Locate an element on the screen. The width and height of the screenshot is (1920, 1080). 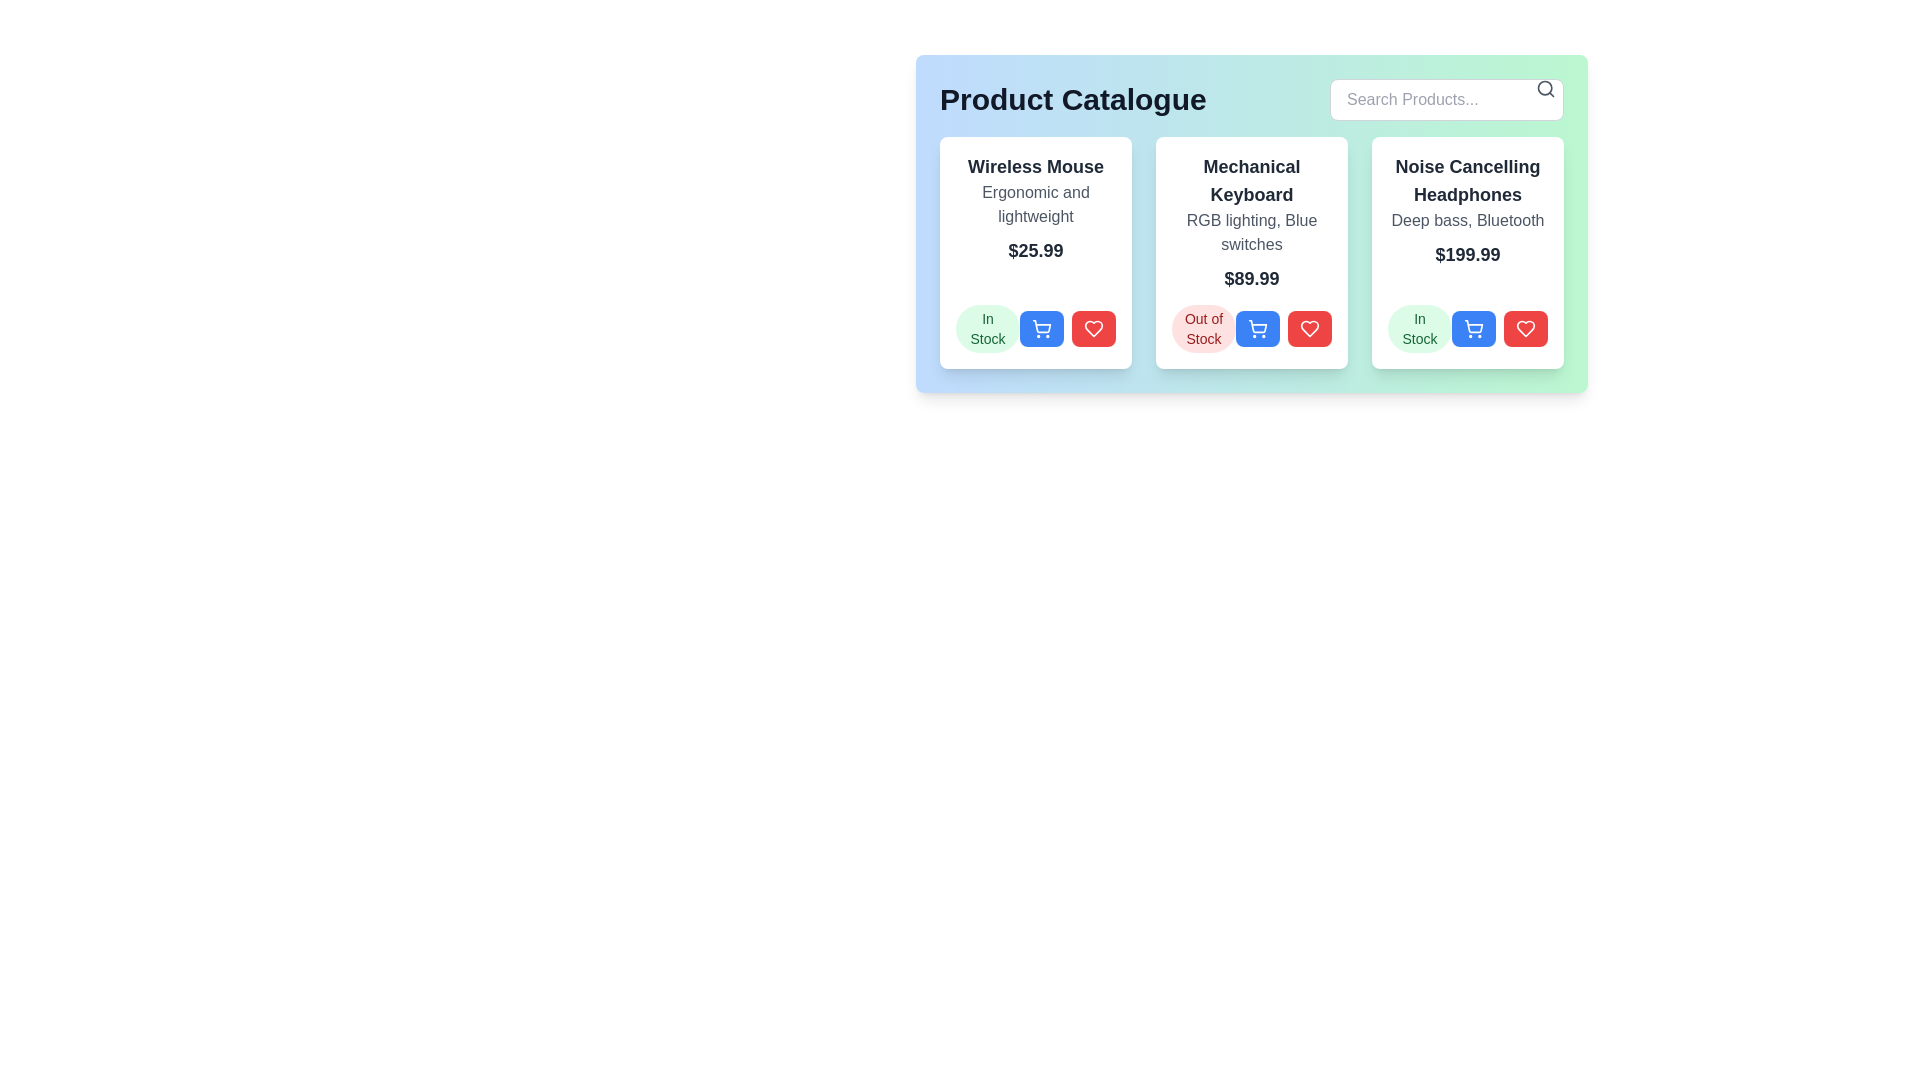
the text label providing supplementary information about the product 'Noise Cancelling Headphones', which highlights its features of deep bass and Bluetooth capabilities is located at coordinates (1468, 220).